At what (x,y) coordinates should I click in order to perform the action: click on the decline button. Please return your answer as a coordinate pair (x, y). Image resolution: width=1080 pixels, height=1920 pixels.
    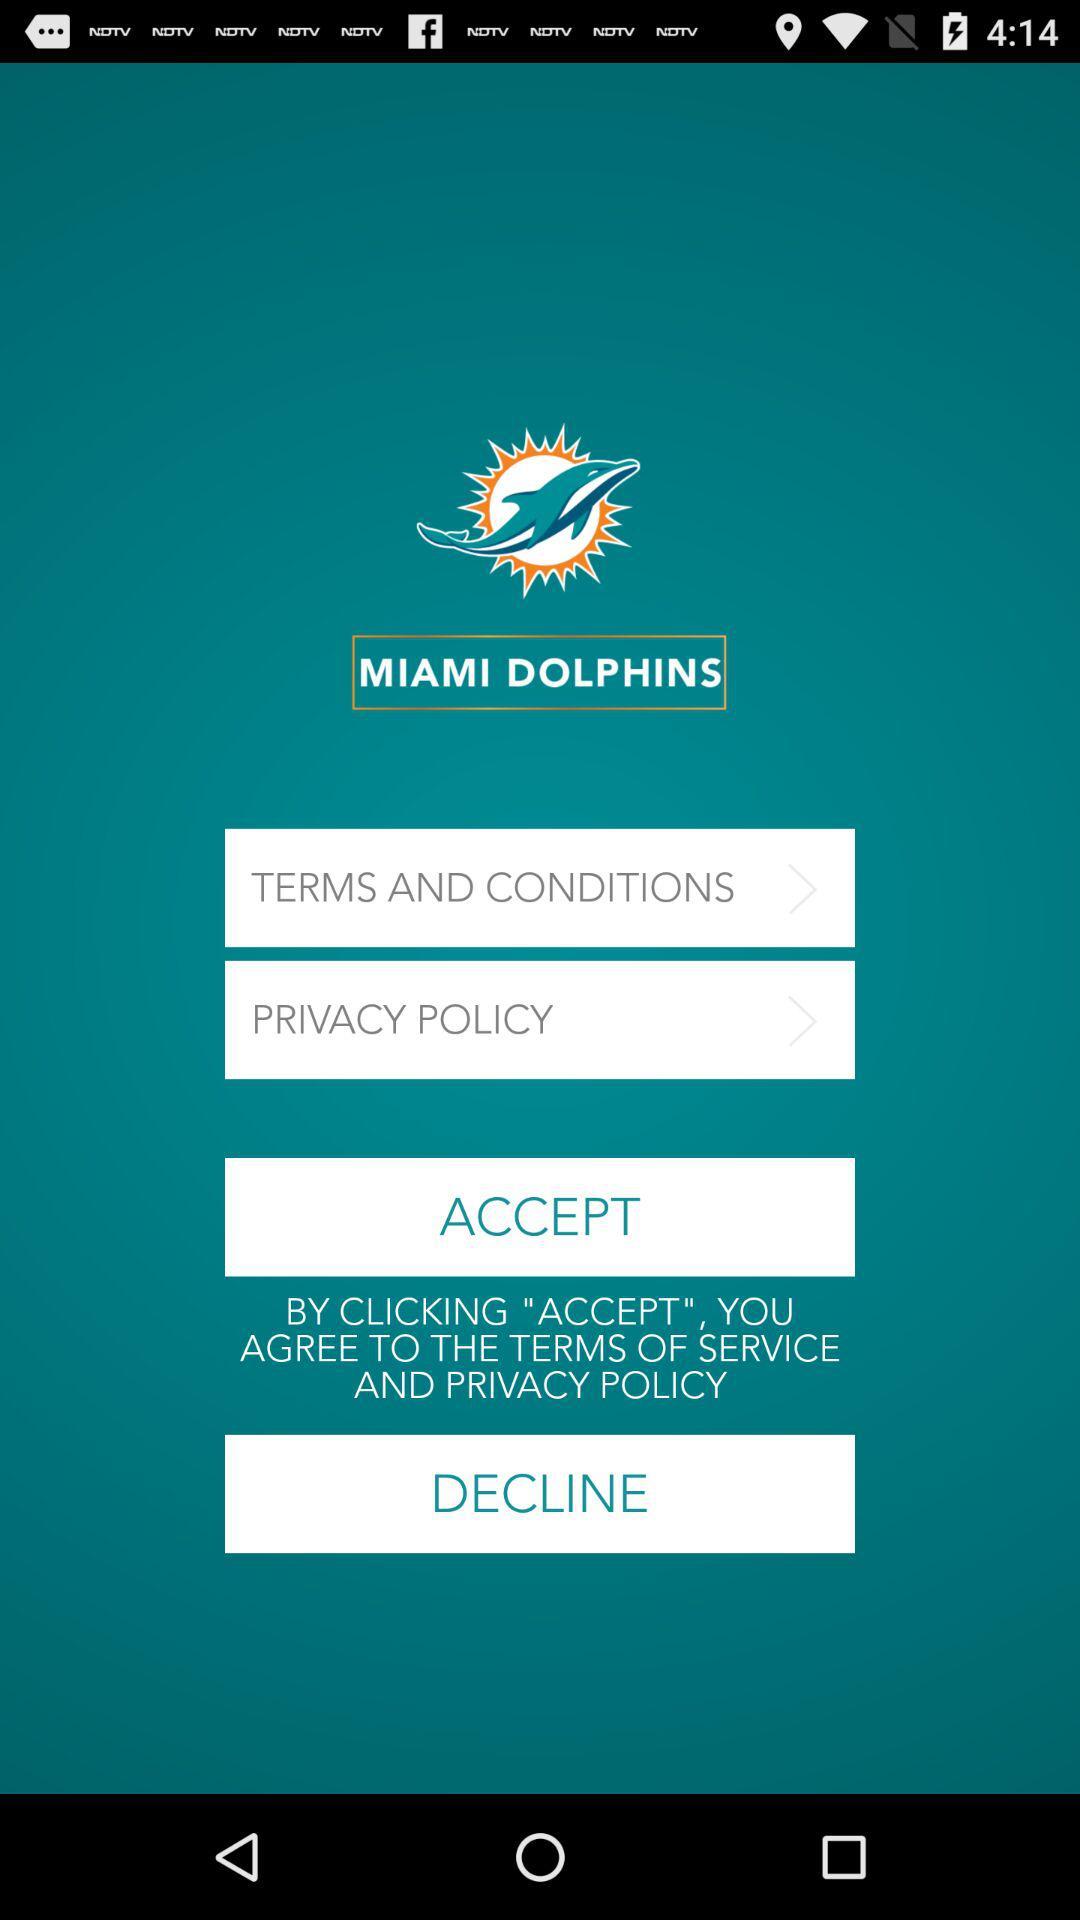
    Looking at the image, I should click on (540, 1493).